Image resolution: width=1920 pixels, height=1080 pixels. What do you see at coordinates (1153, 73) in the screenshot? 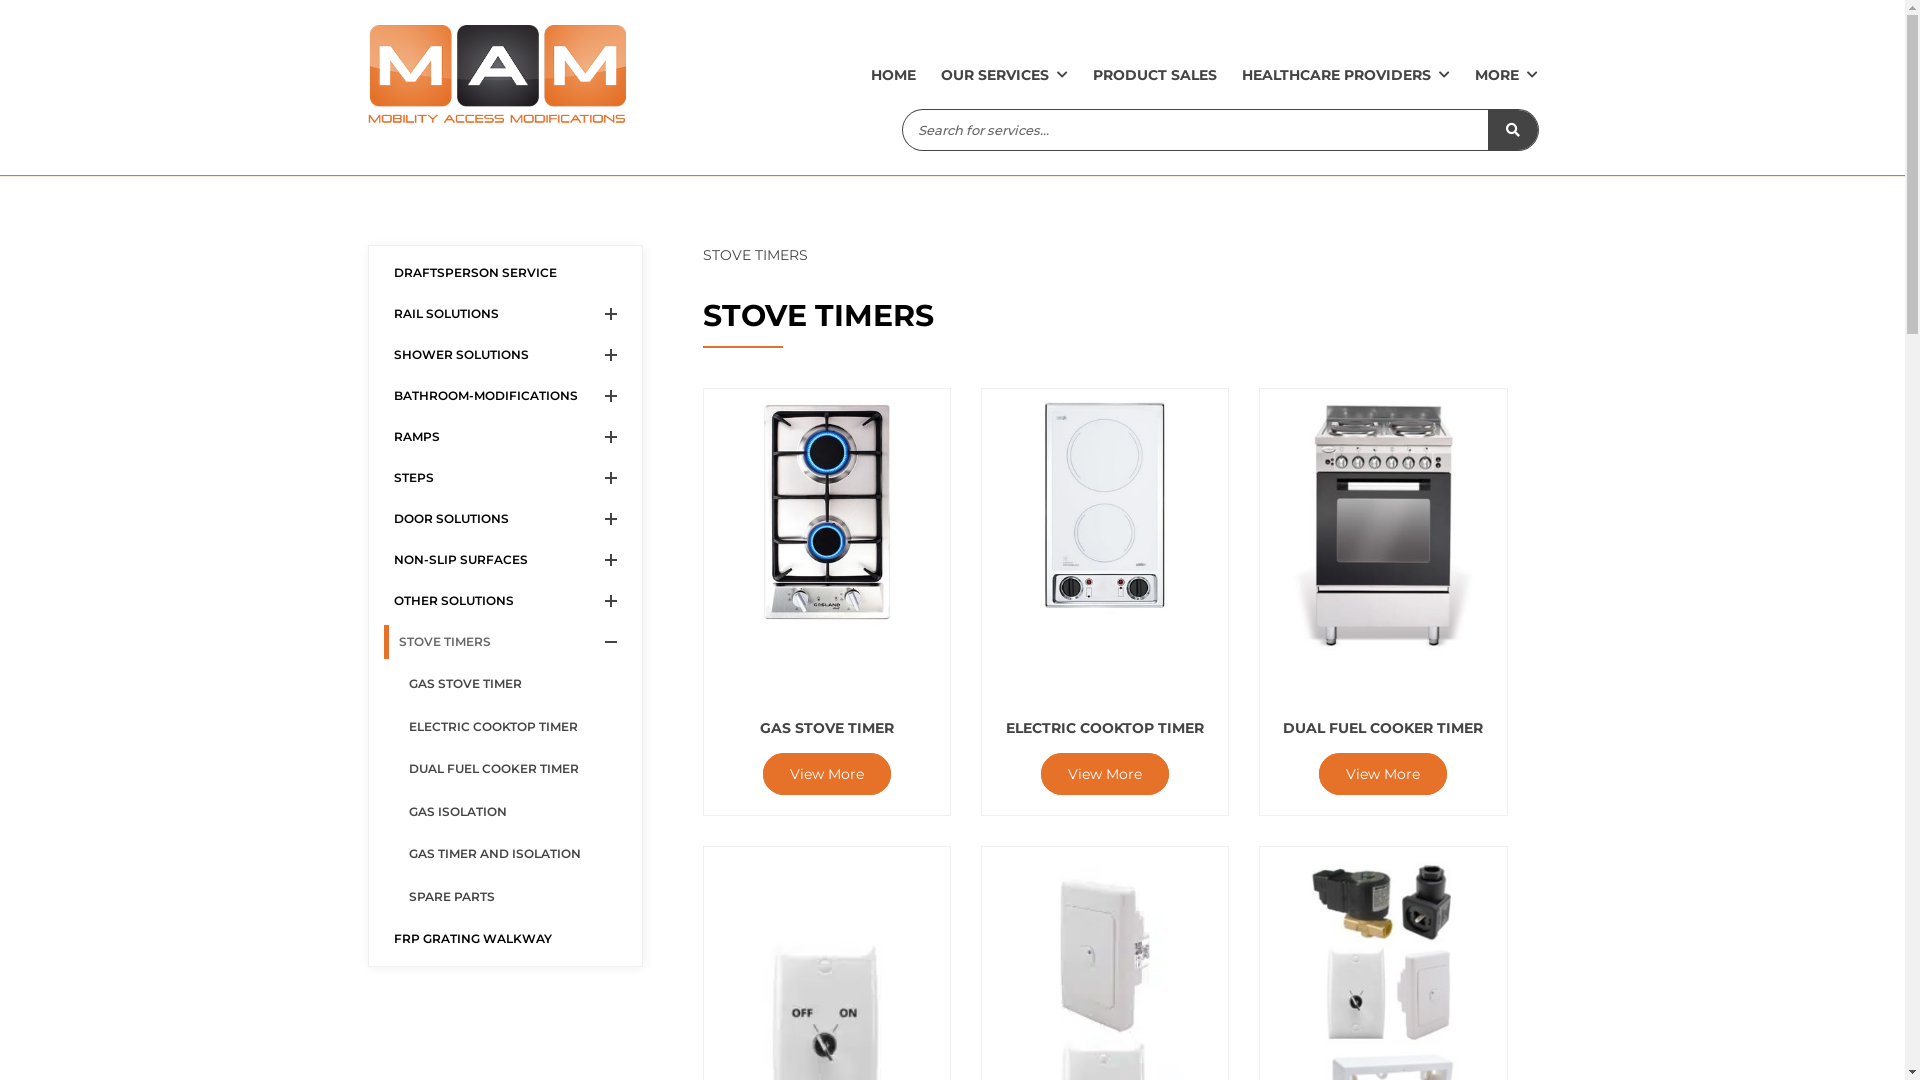
I see `'PRODUCT SALES'` at bounding box center [1153, 73].